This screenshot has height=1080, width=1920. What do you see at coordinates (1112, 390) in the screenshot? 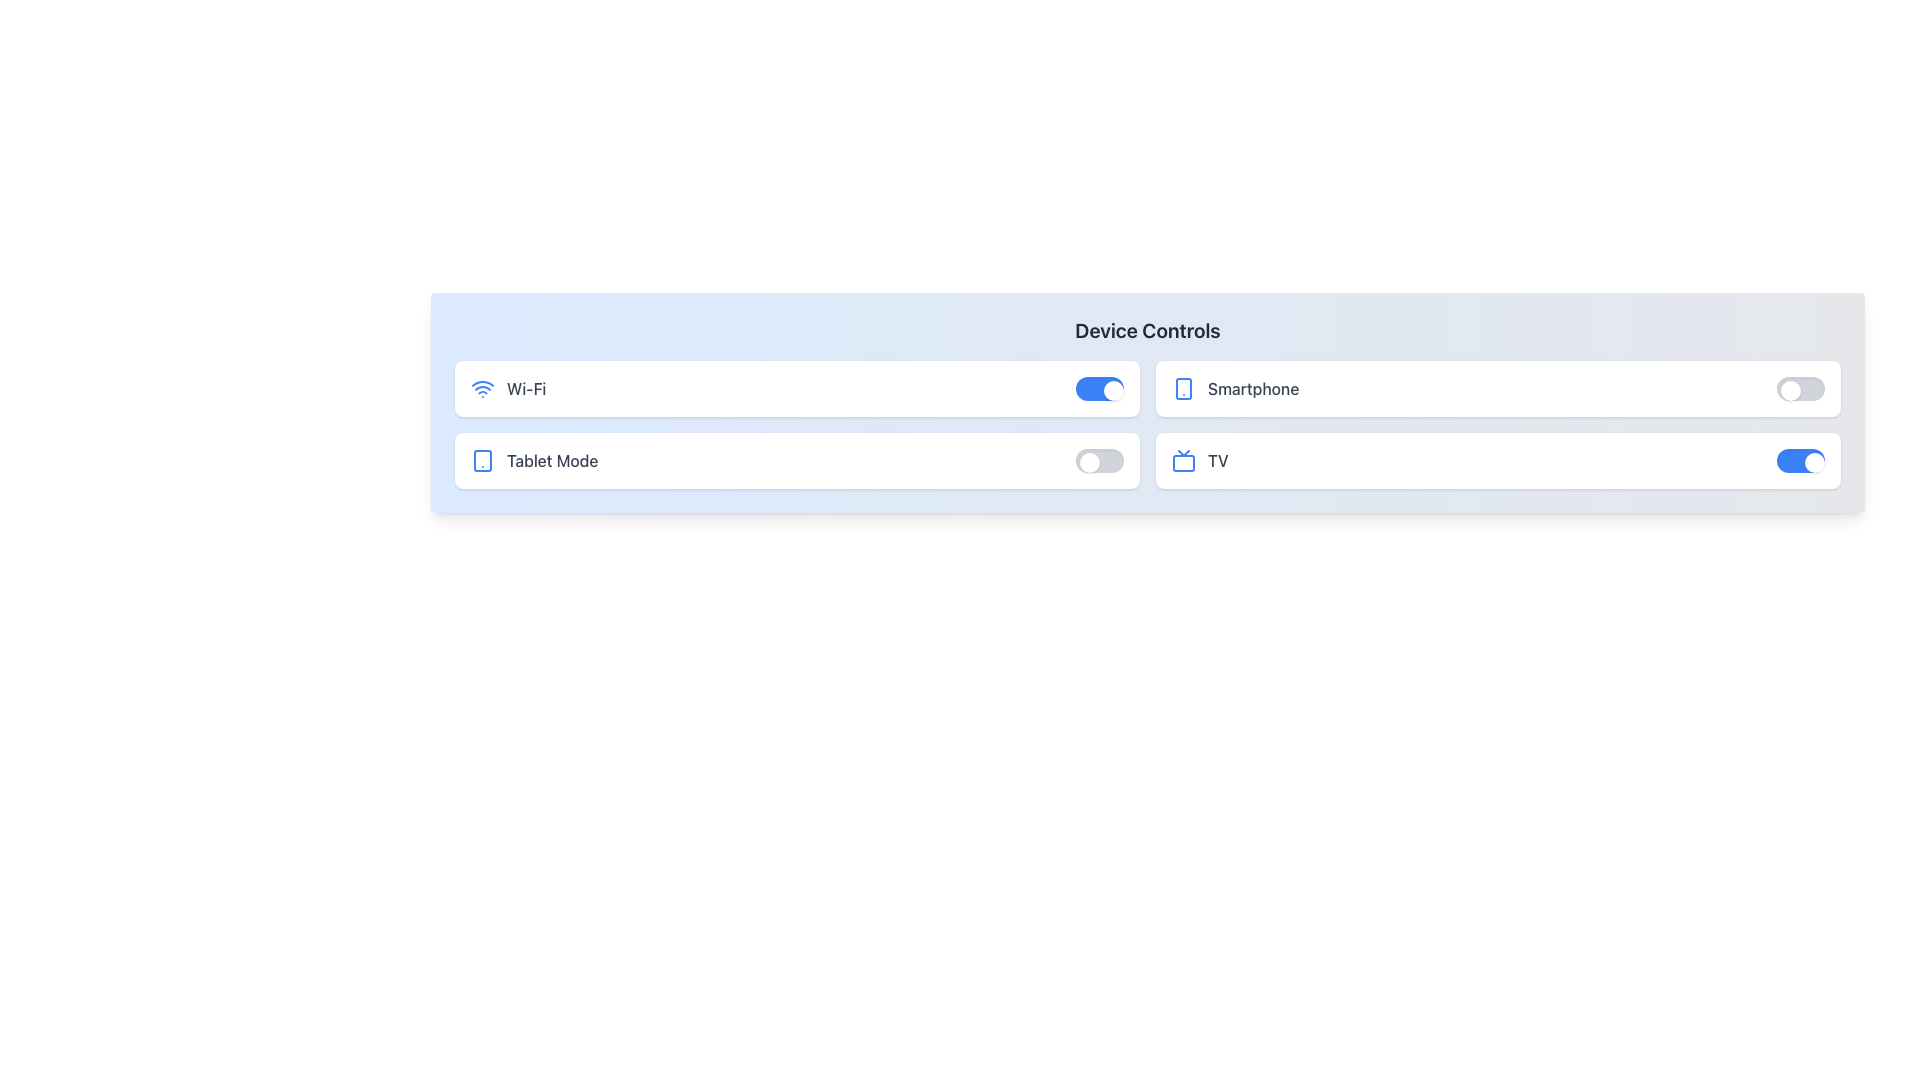
I see `the toggle knob of the 'Wi-Fi' switch located in the top-left section of the 'Device Controls' interface` at bounding box center [1112, 390].